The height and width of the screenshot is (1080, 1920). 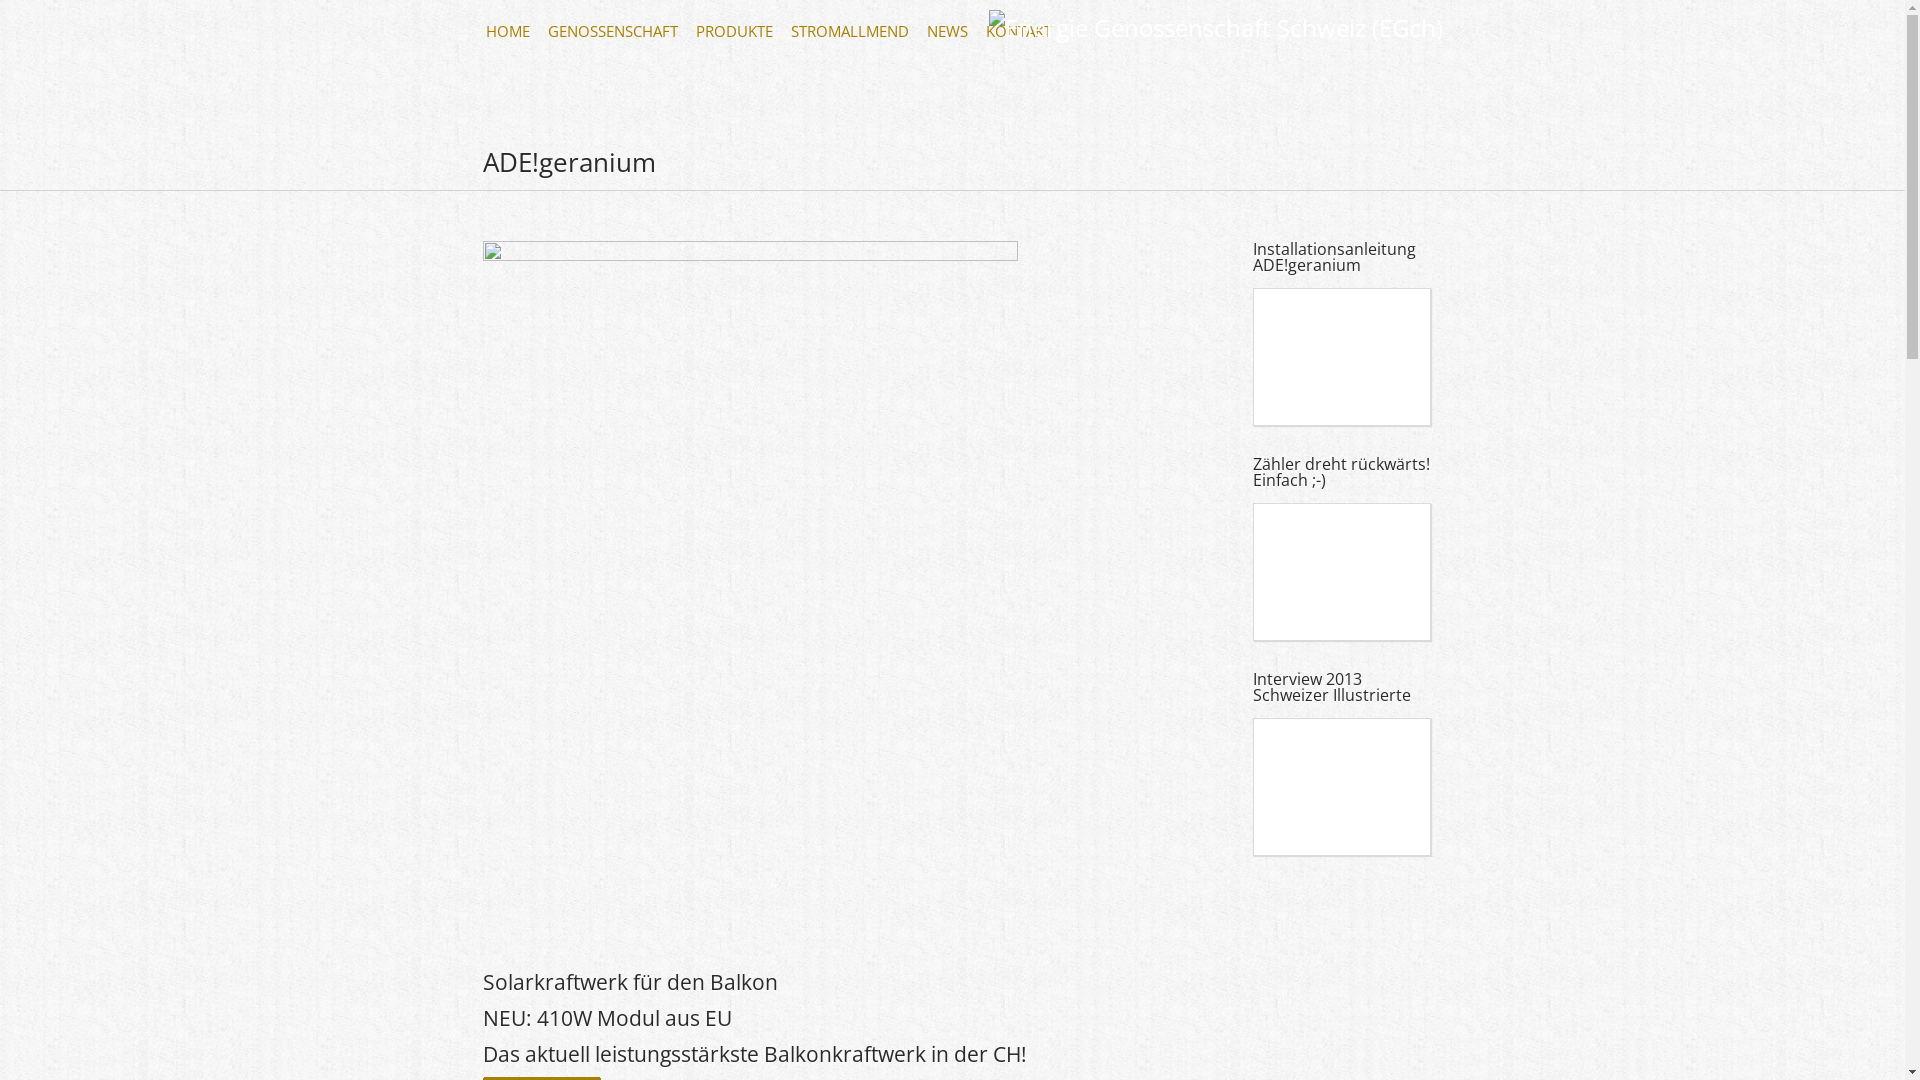 What do you see at coordinates (1409, 370) in the screenshot?
I see `'YouTube video player'` at bounding box center [1409, 370].